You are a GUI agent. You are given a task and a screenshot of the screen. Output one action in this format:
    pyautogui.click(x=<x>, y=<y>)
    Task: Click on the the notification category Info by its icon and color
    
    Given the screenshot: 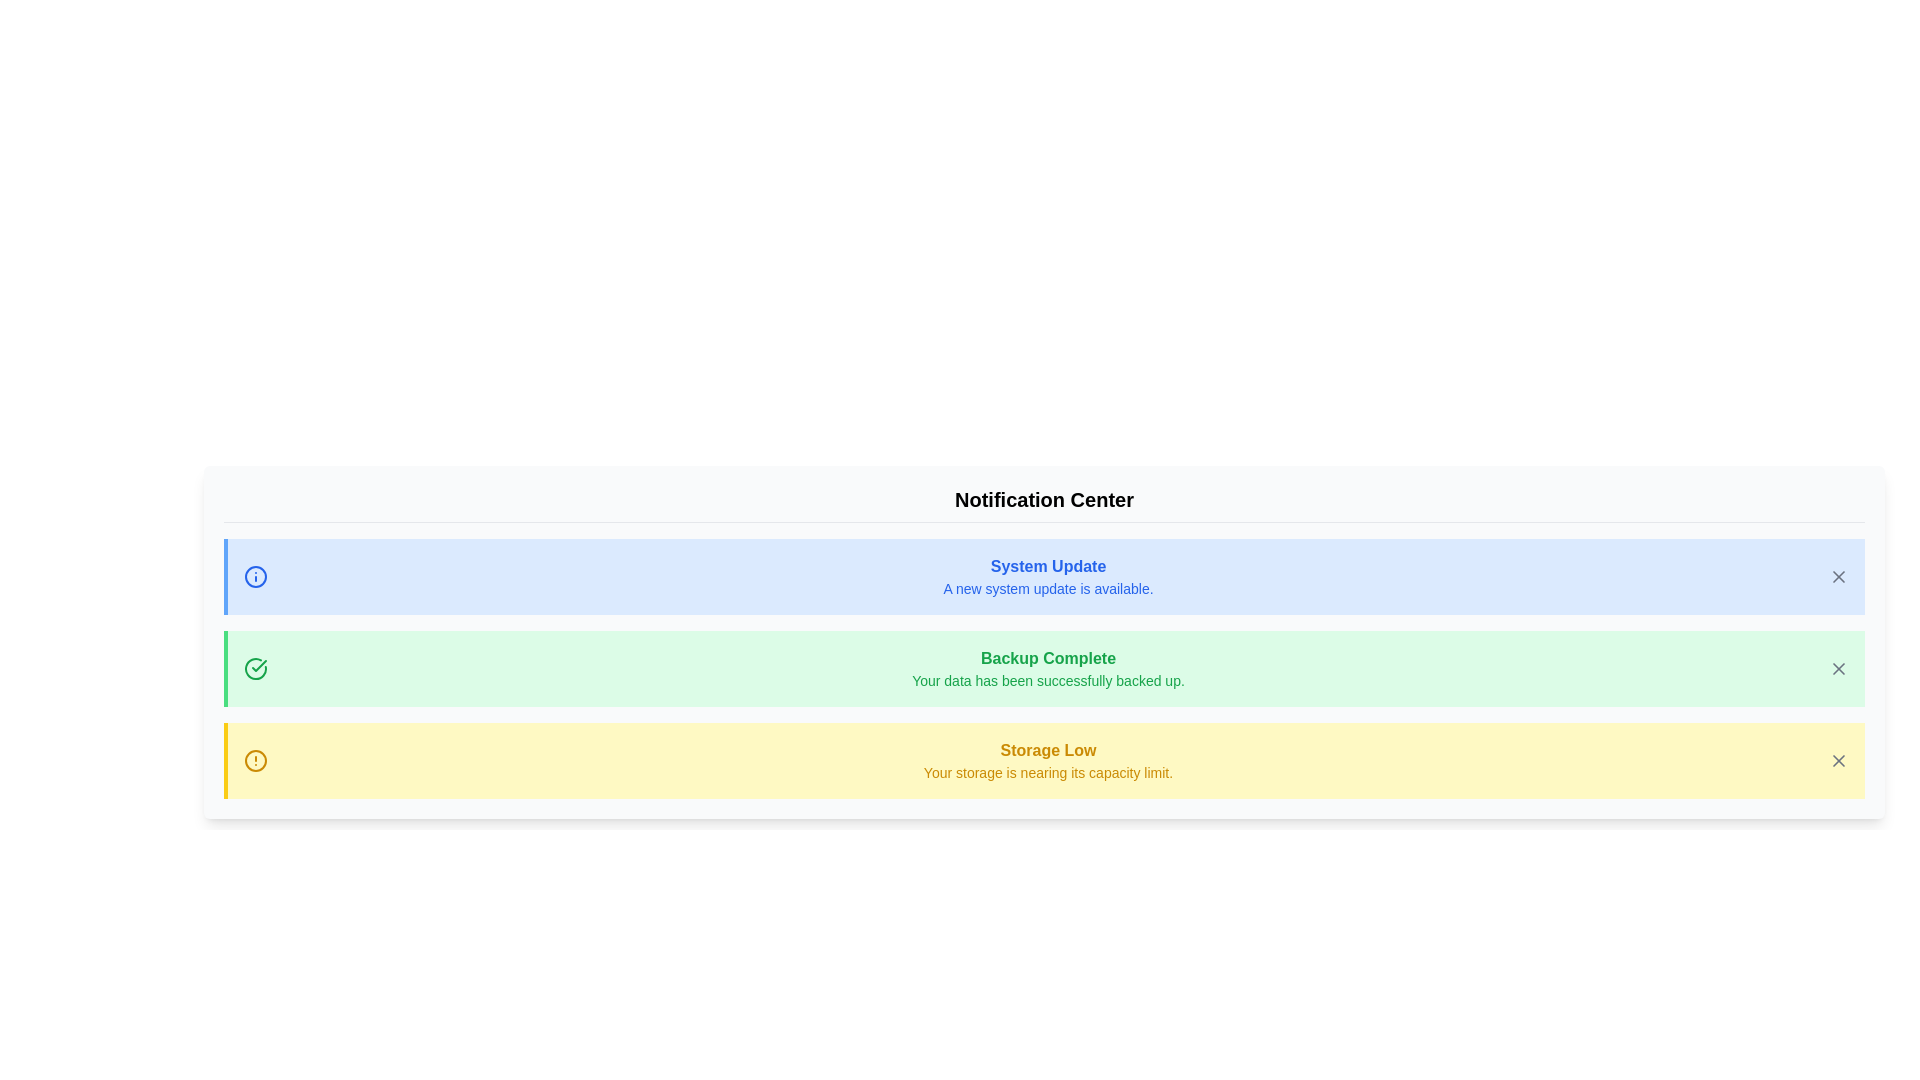 What is the action you would take?
    pyautogui.click(x=254, y=577)
    